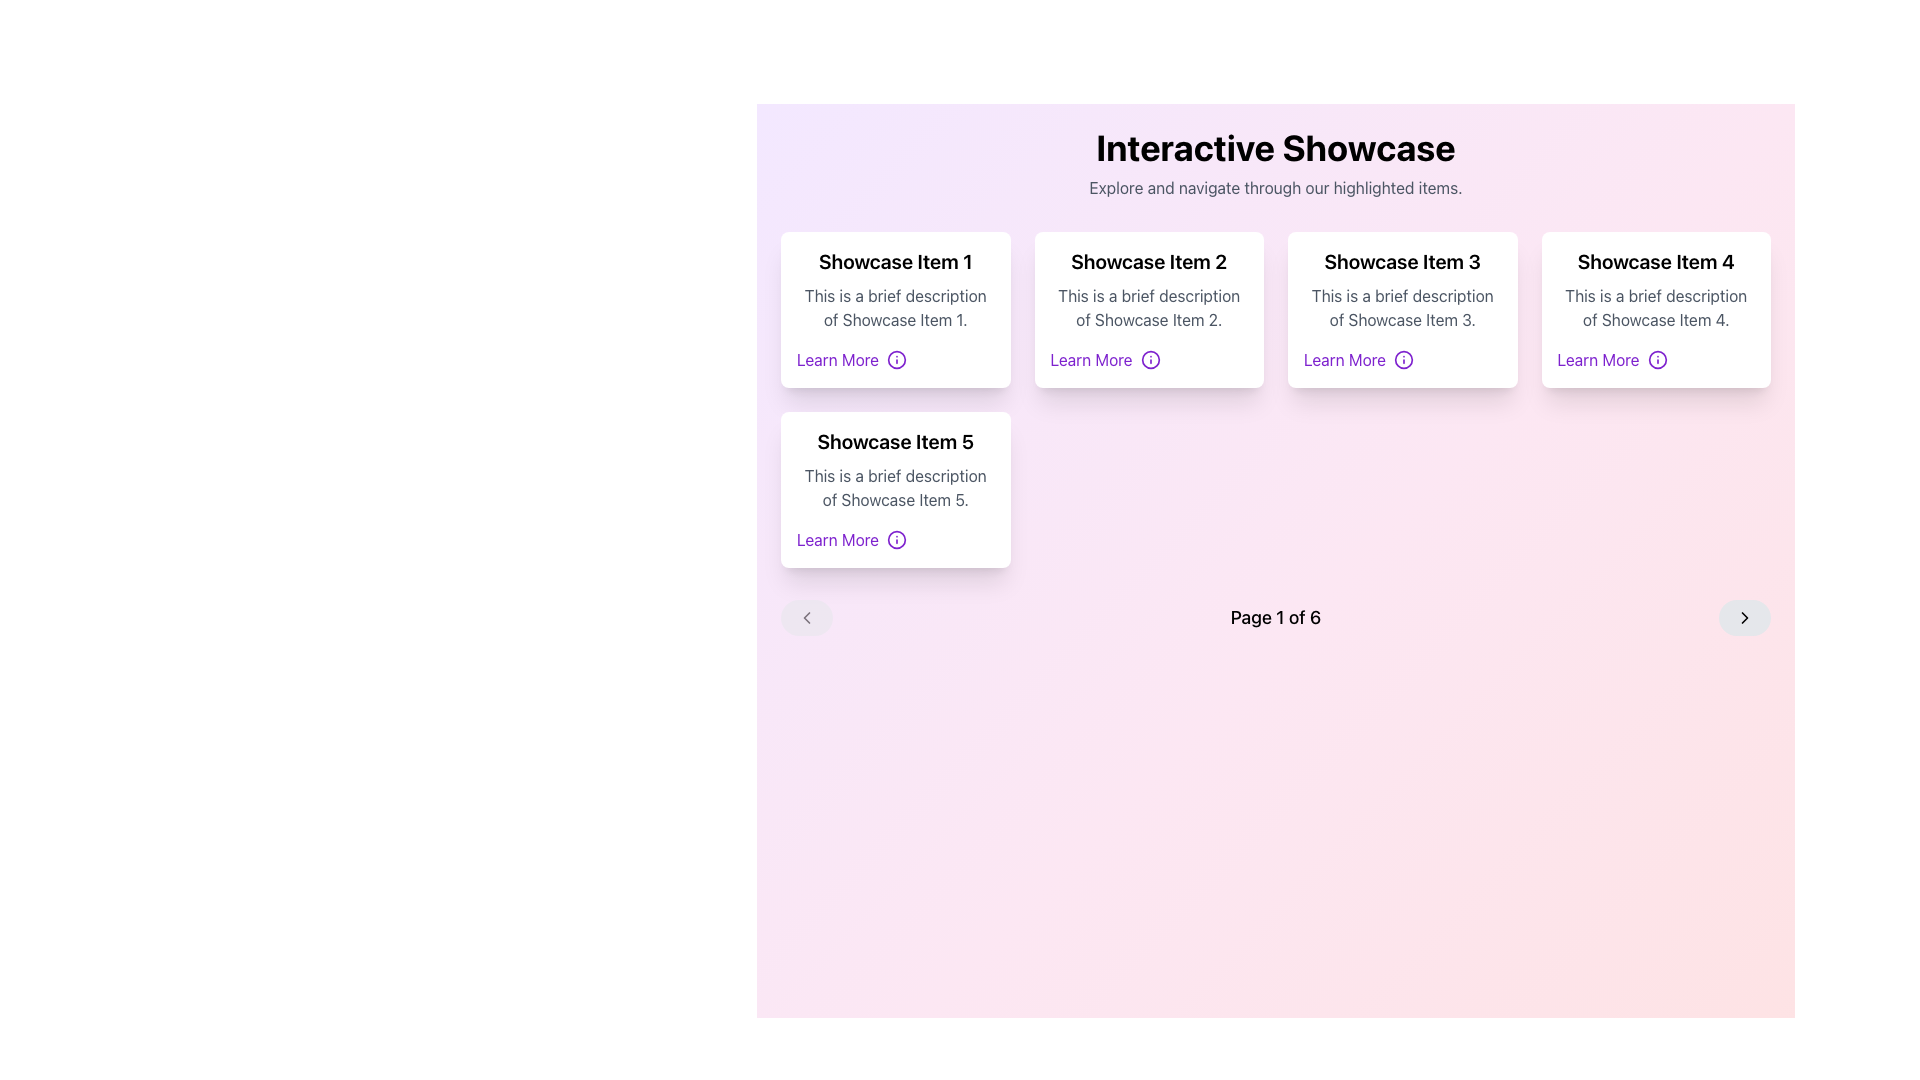  Describe the element at coordinates (1657, 358) in the screenshot. I see `the circular graphic element that serves as a border for the info icon, located adjacent to the 'Learn More' link in the fourth showcase card on the second row` at that location.